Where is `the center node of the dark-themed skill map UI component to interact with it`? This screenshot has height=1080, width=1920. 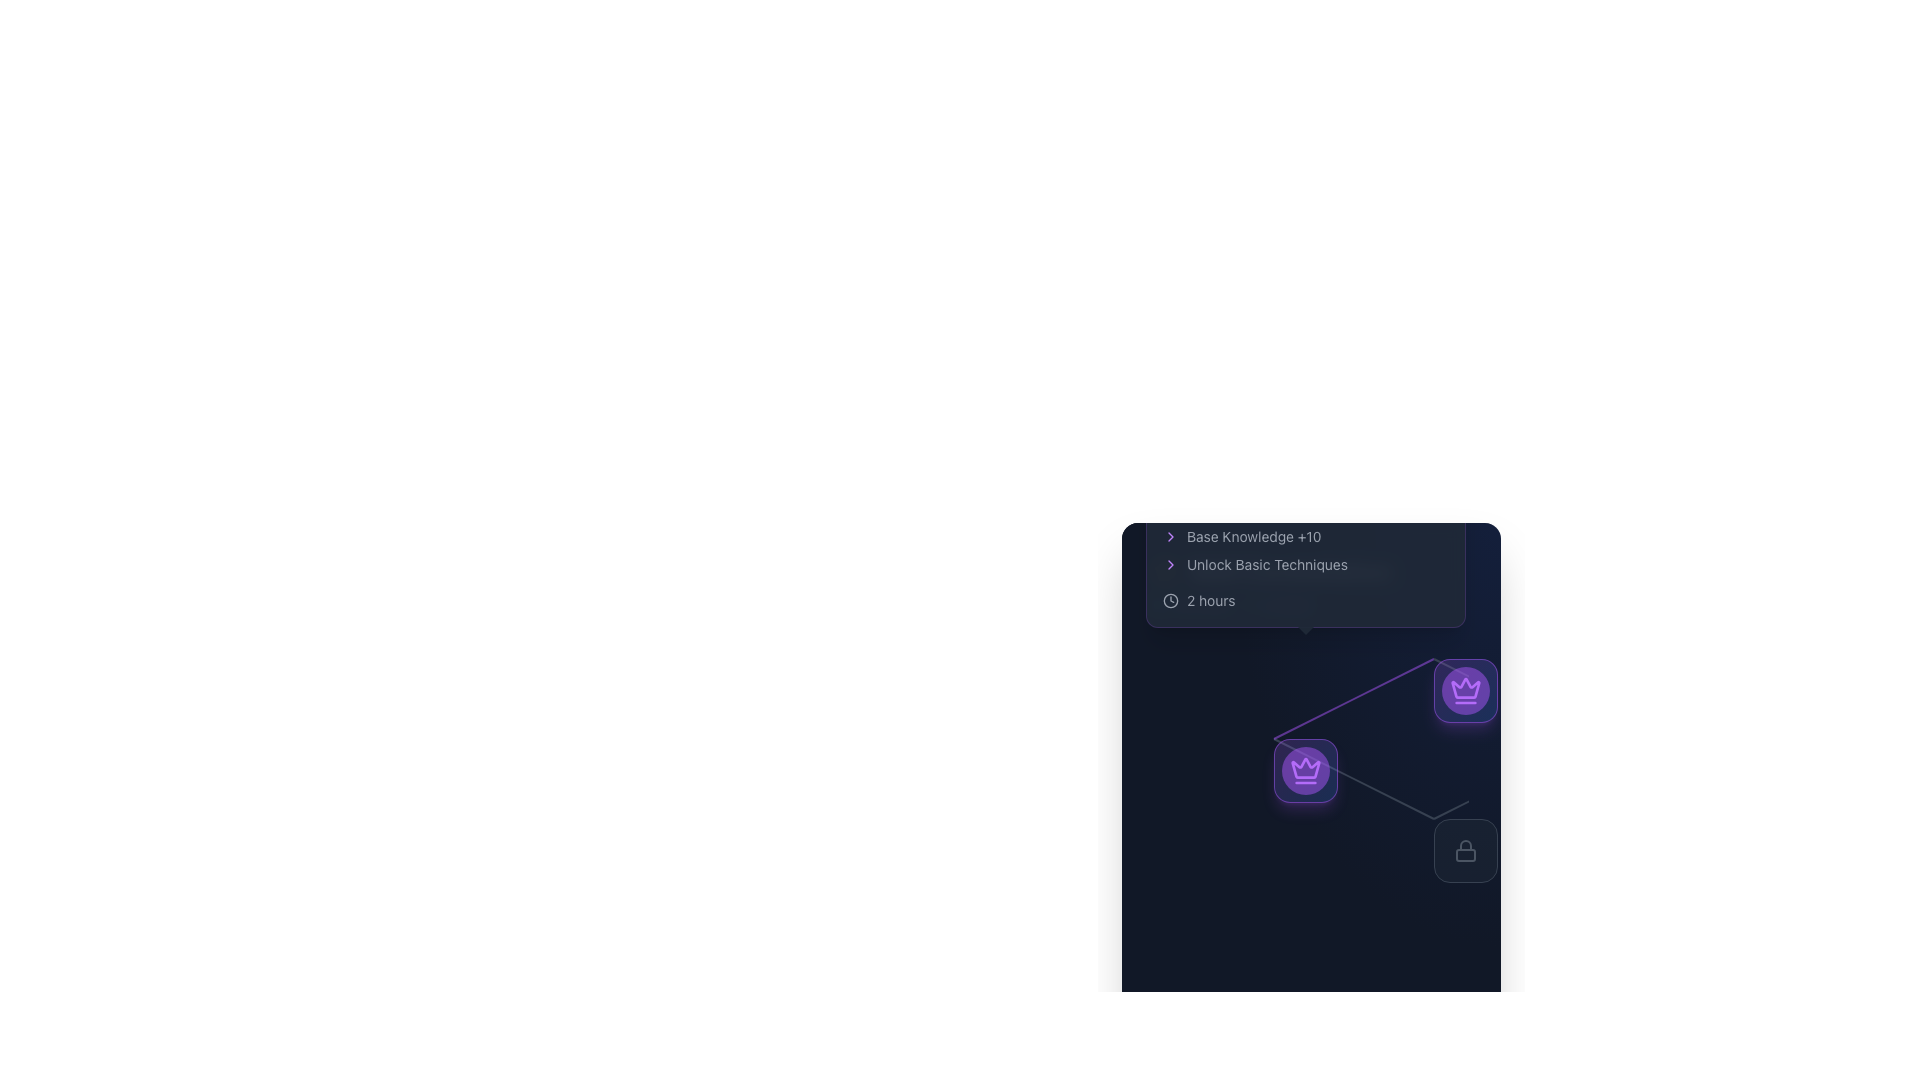 the center node of the dark-themed skill map UI component to interact with it is located at coordinates (1311, 745).